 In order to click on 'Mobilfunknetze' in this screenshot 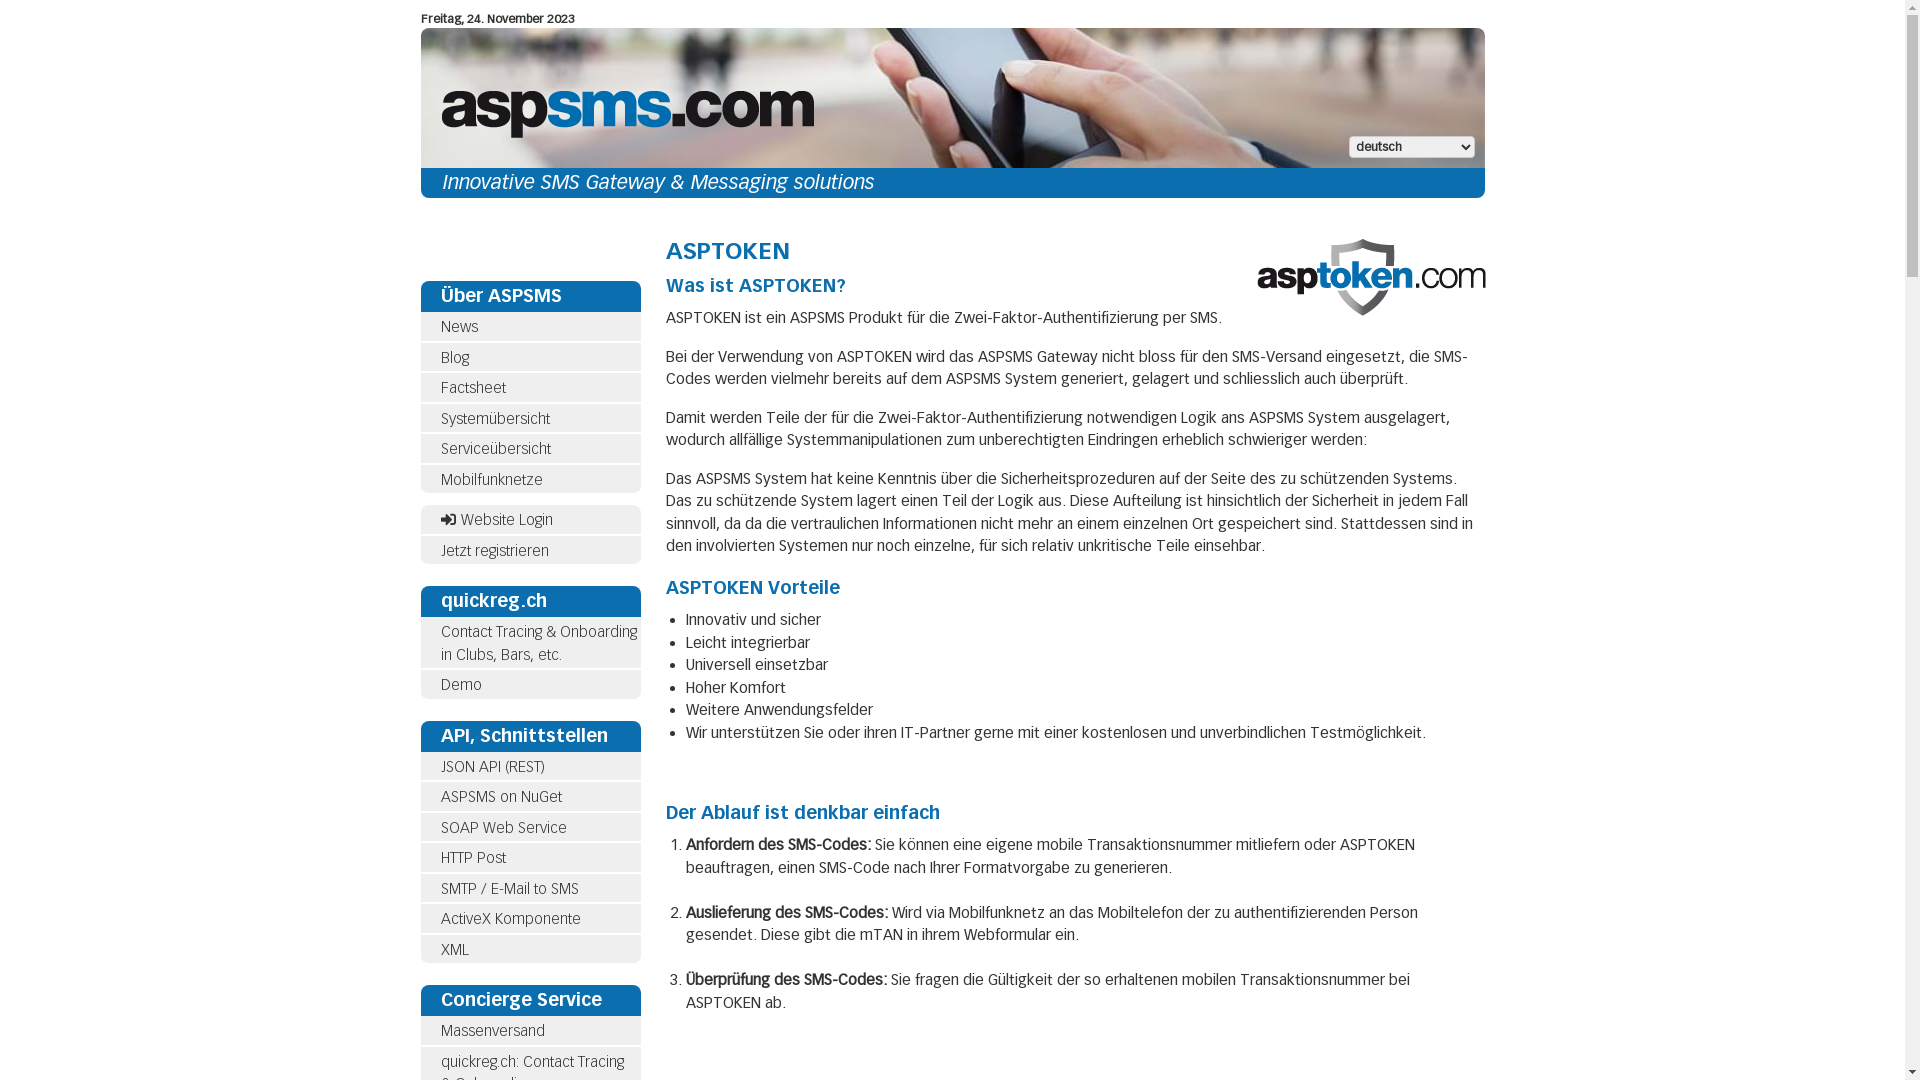, I will do `click(529, 479)`.